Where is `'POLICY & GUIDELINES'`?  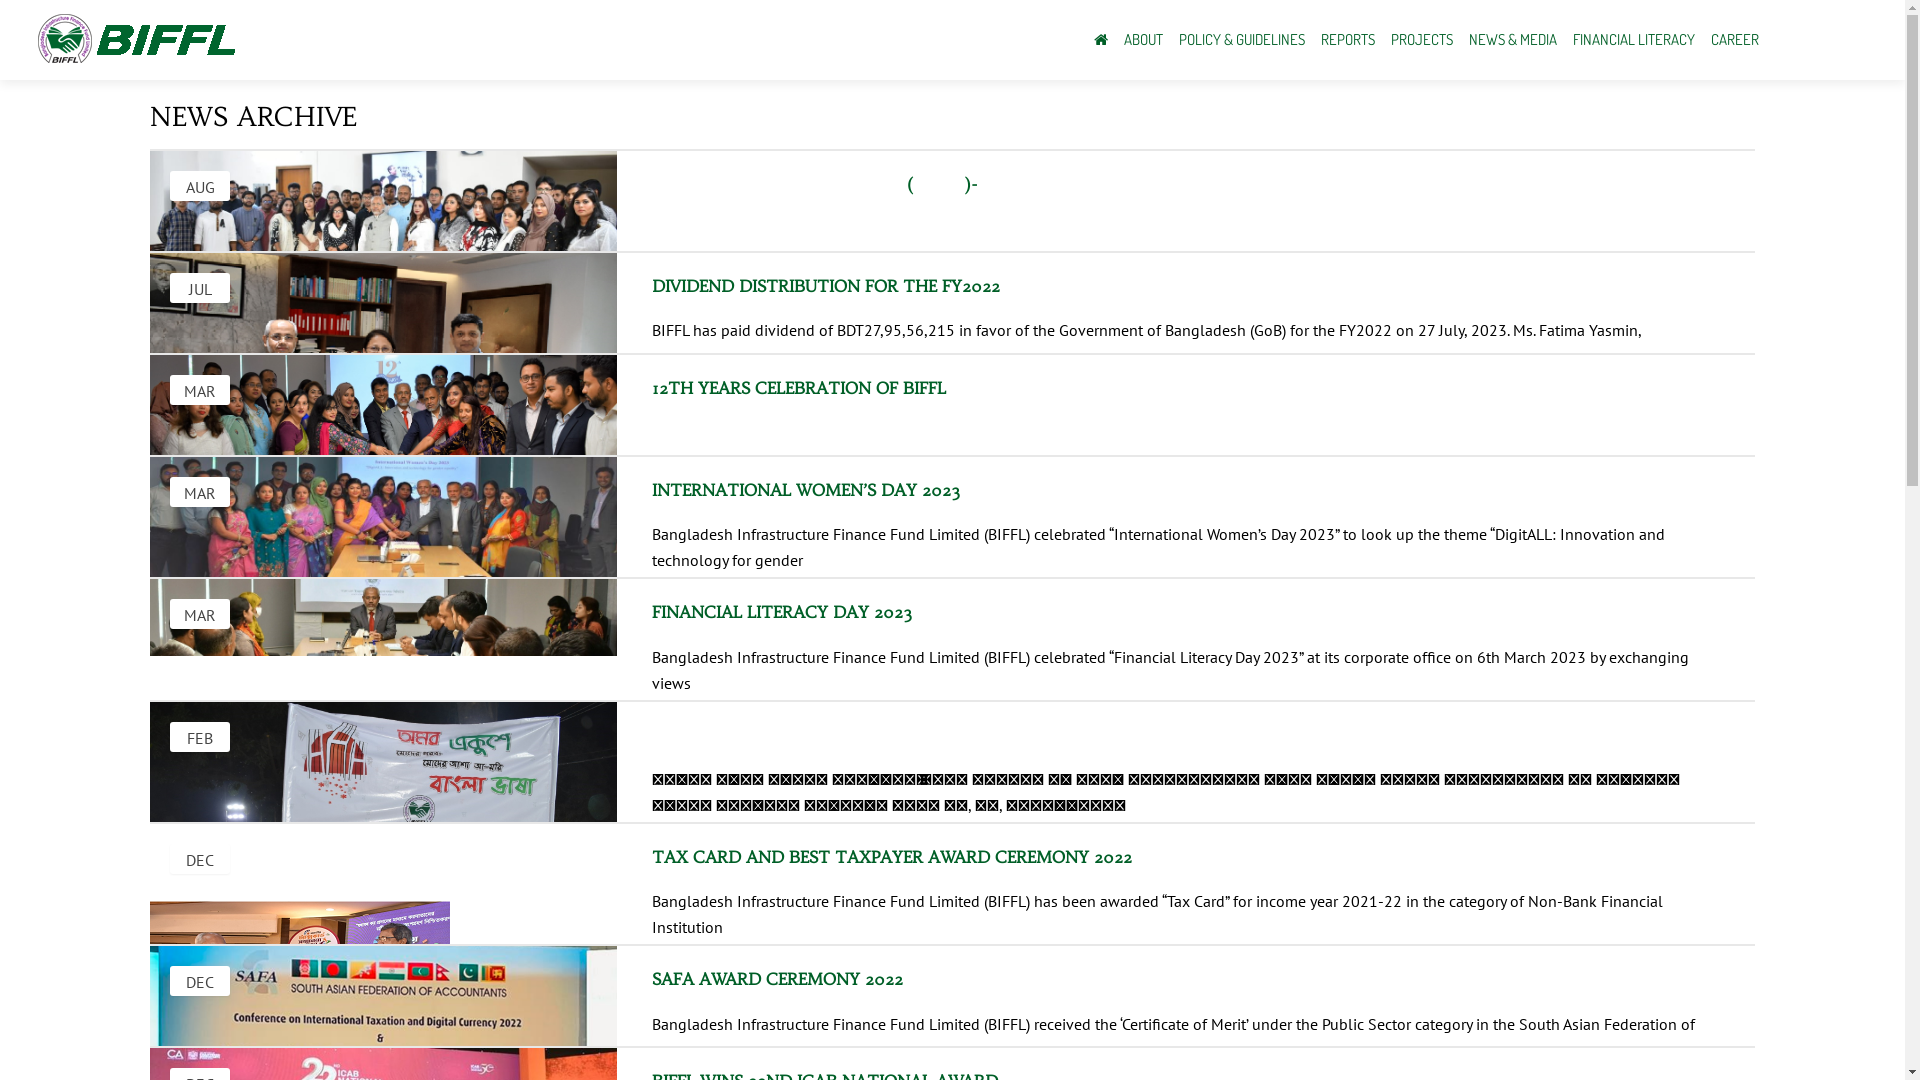
'POLICY & GUIDELINES' is located at coordinates (1241, 39).